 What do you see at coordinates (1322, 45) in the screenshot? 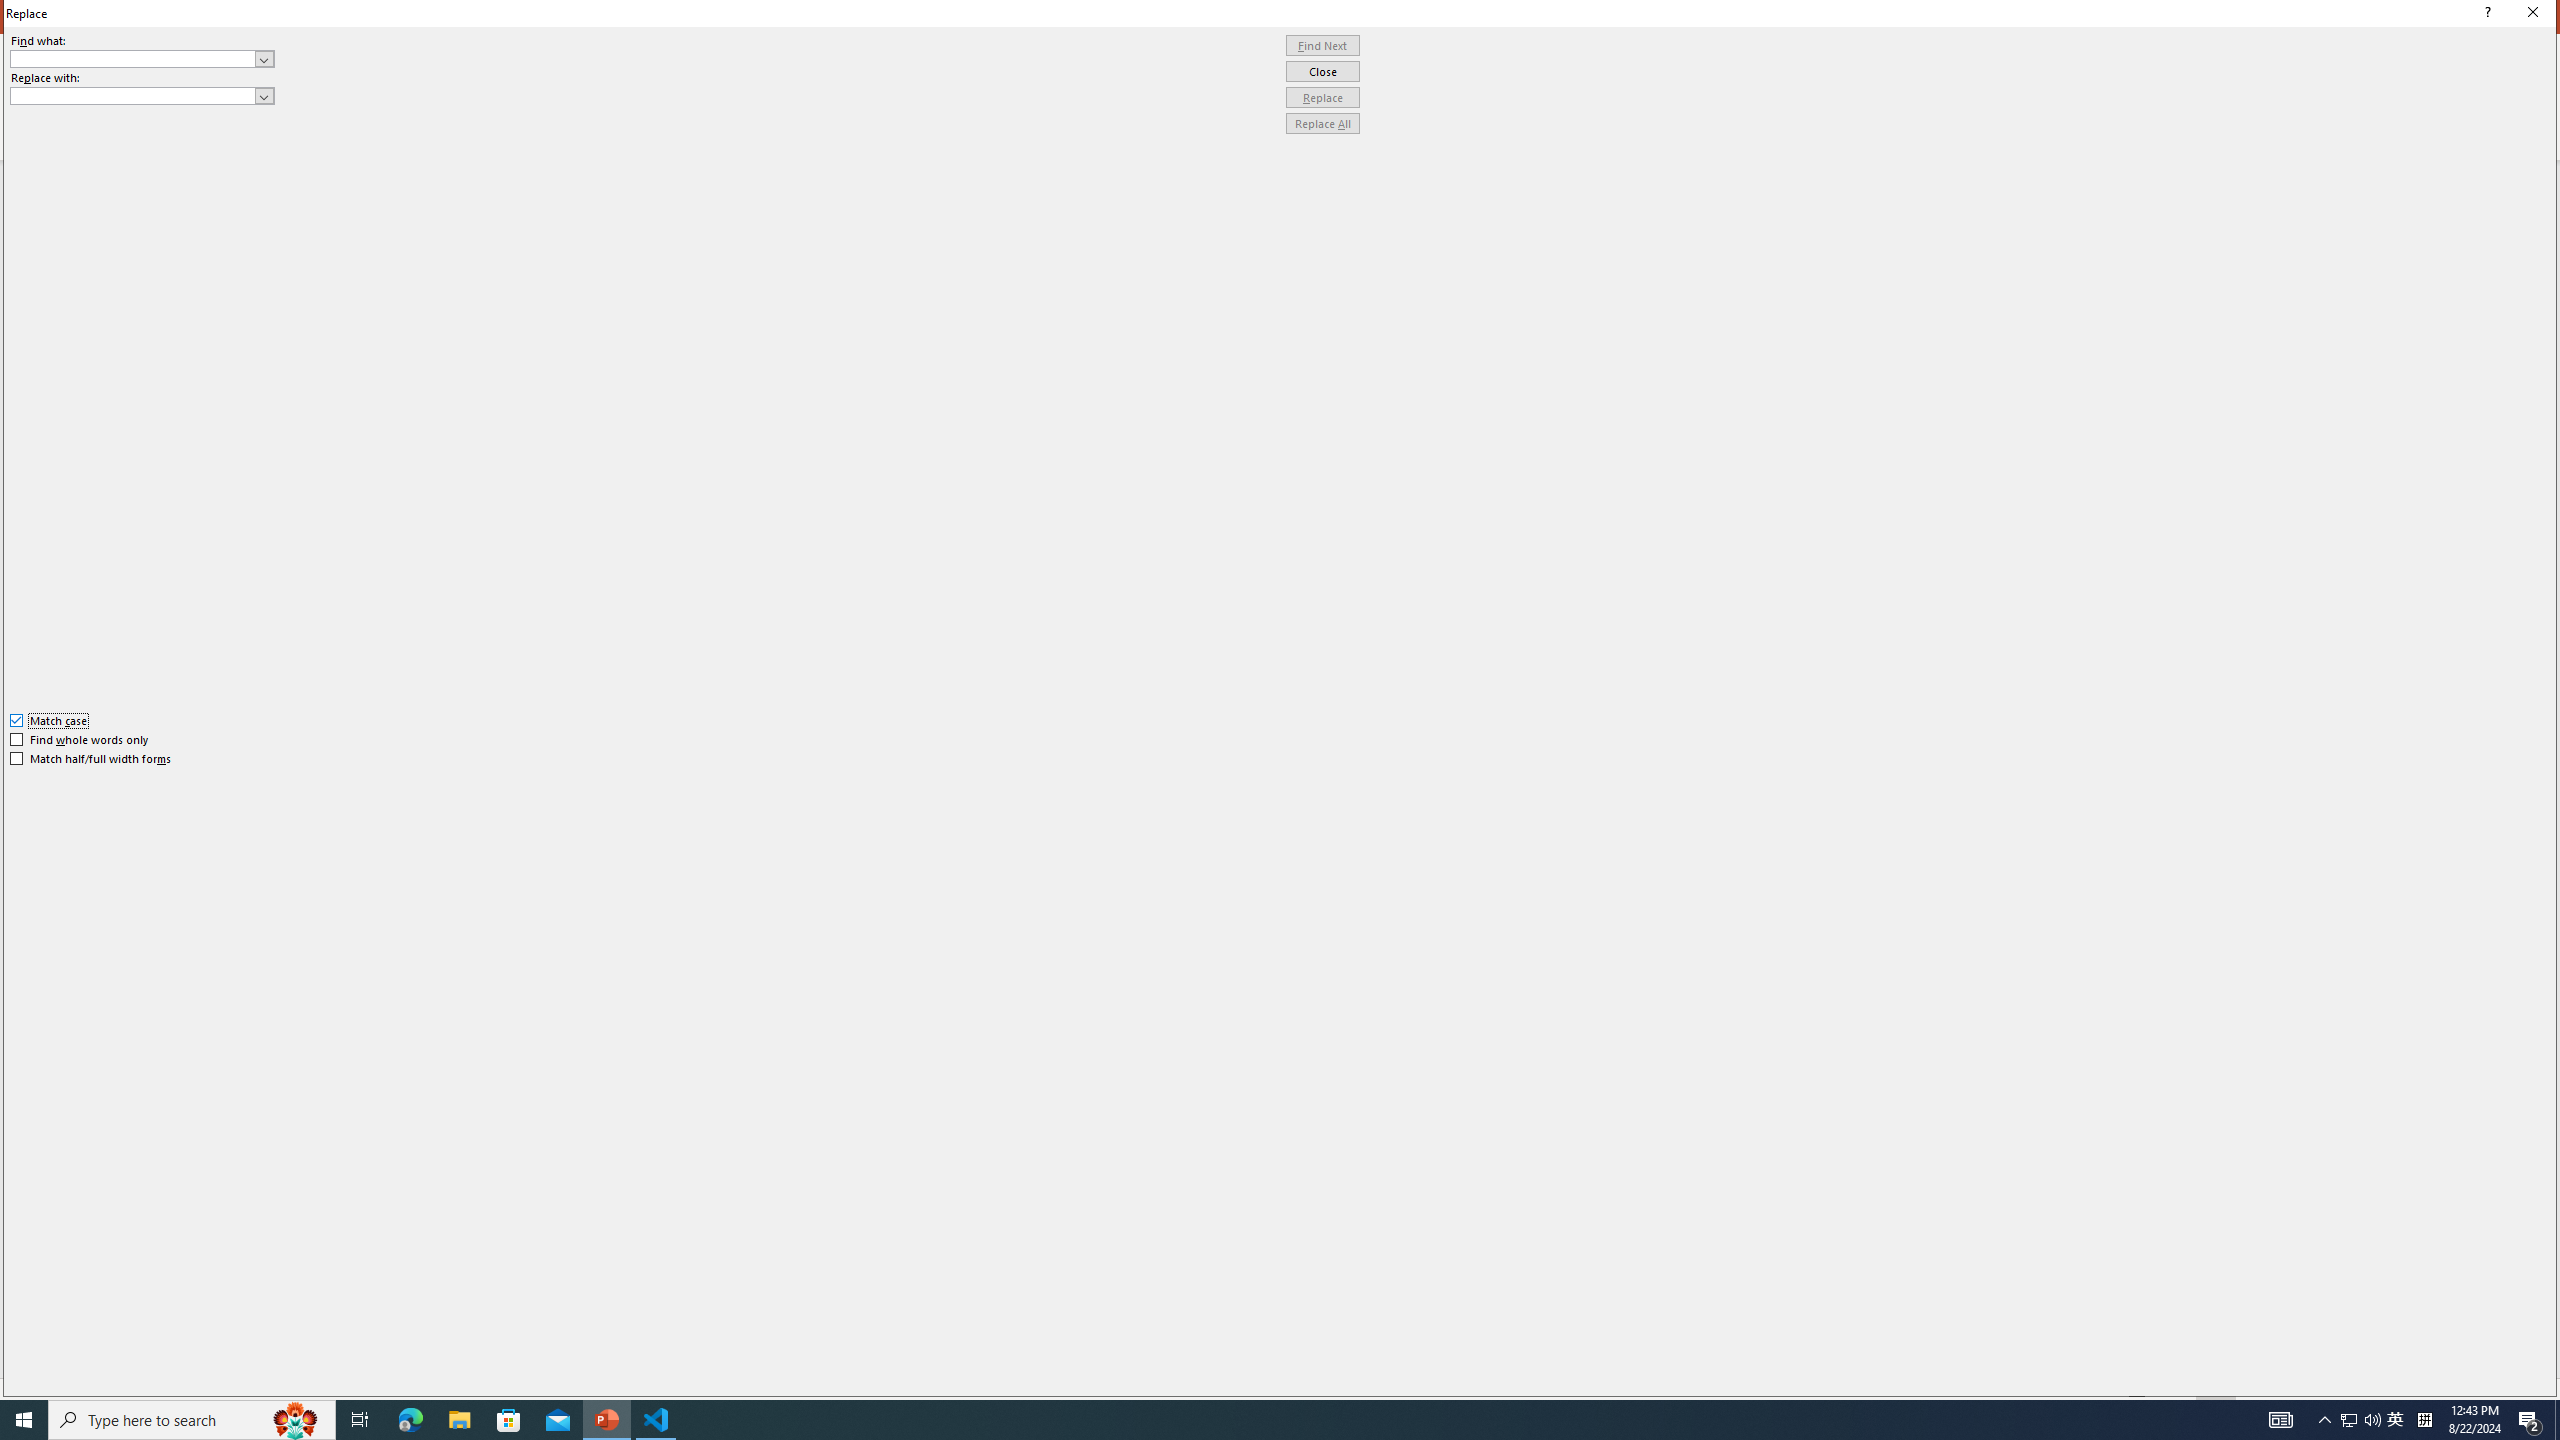
I see `'Find Next'` at bounding box center [1322, 45].